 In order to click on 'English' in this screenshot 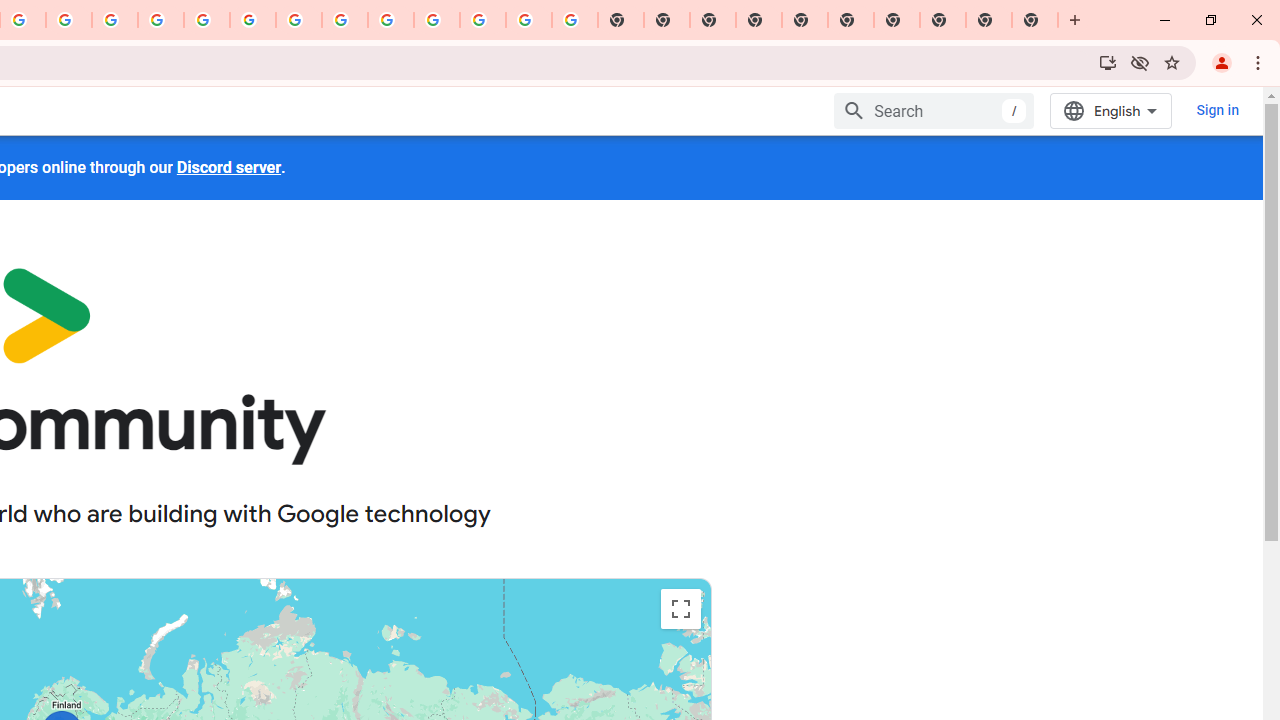, I will do `click(1110, 110)`.